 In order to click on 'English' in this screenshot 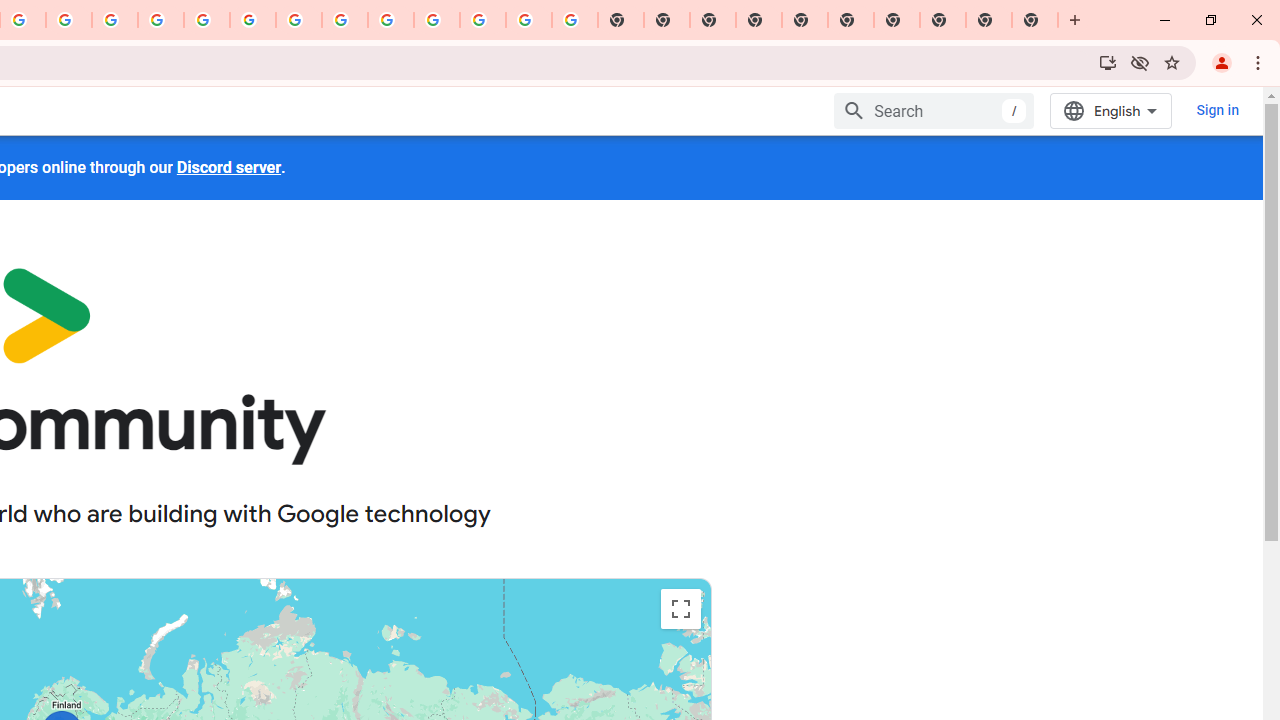, I will do `click(1110, 110)`.